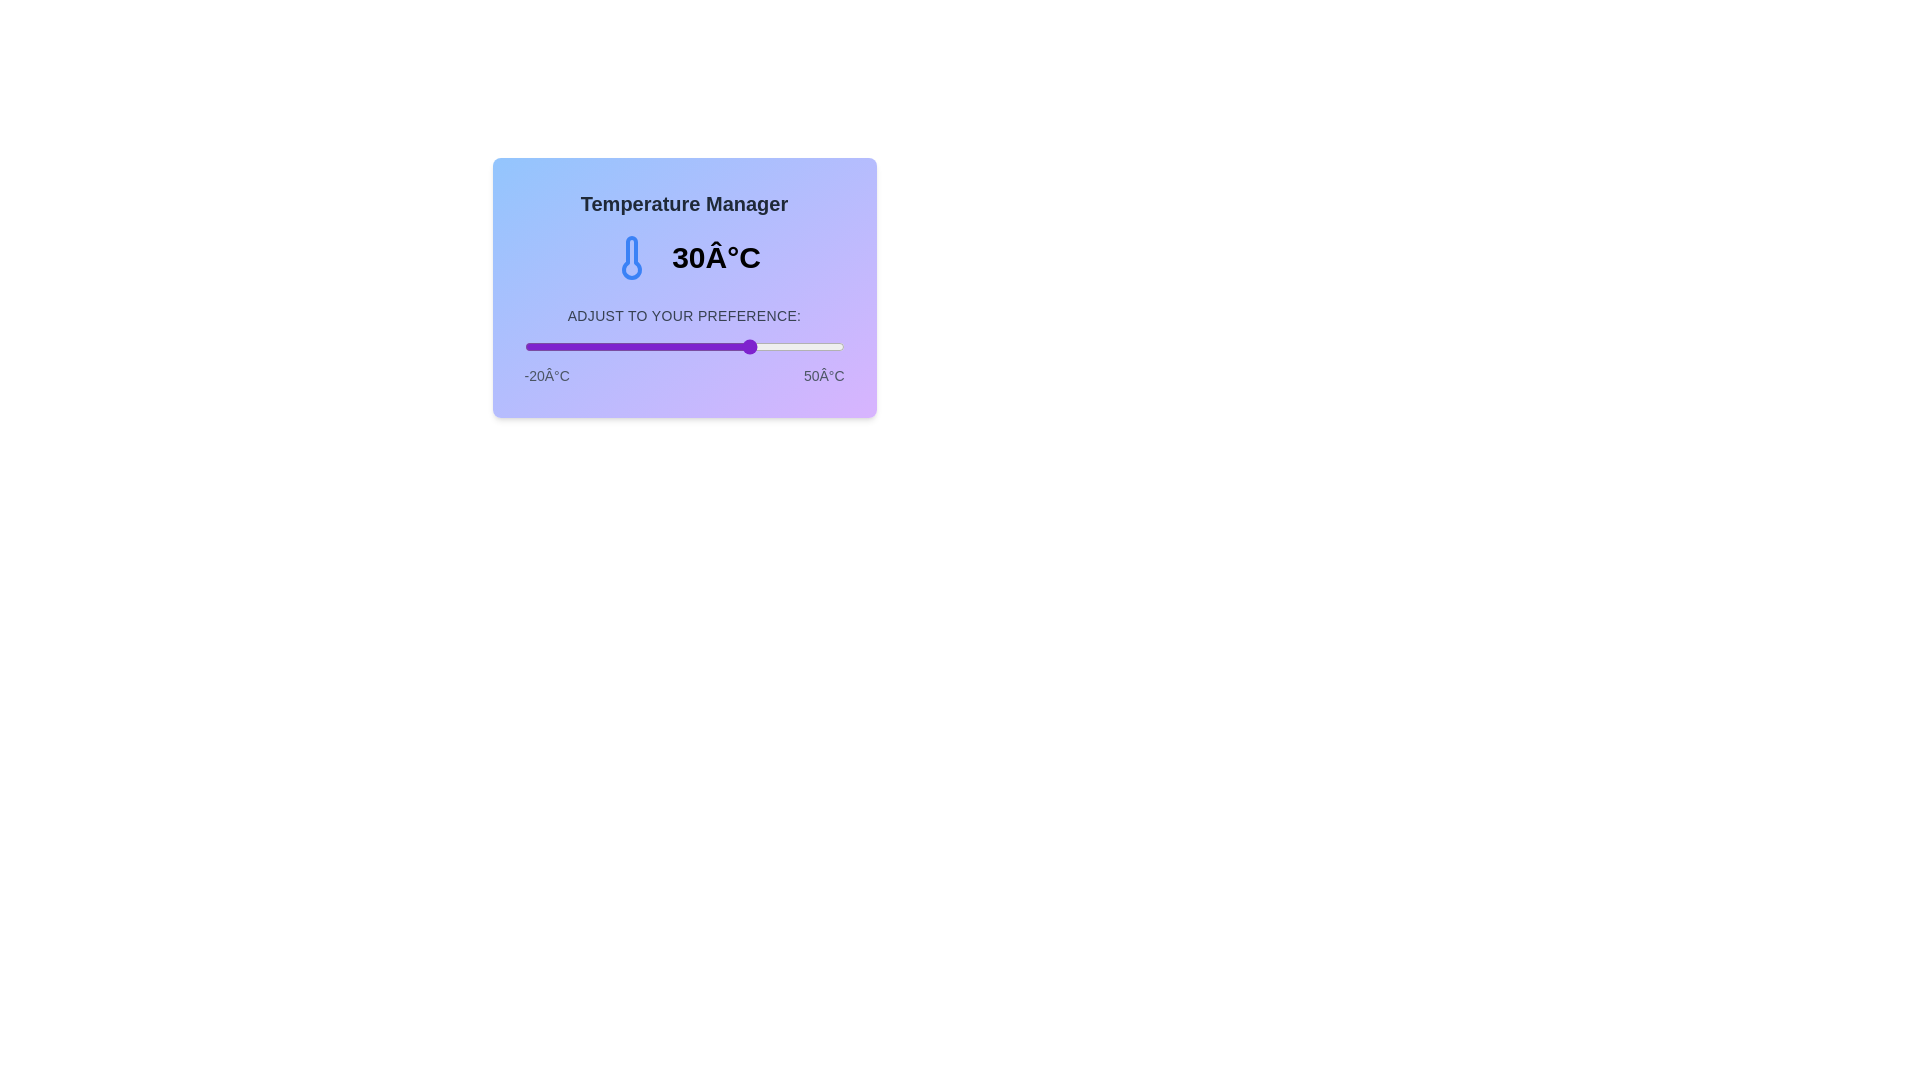 The image size is (1920, 1080). I want to click on the temperature to 39 degrees Celsius by dragging the slider, so click(793, 346).